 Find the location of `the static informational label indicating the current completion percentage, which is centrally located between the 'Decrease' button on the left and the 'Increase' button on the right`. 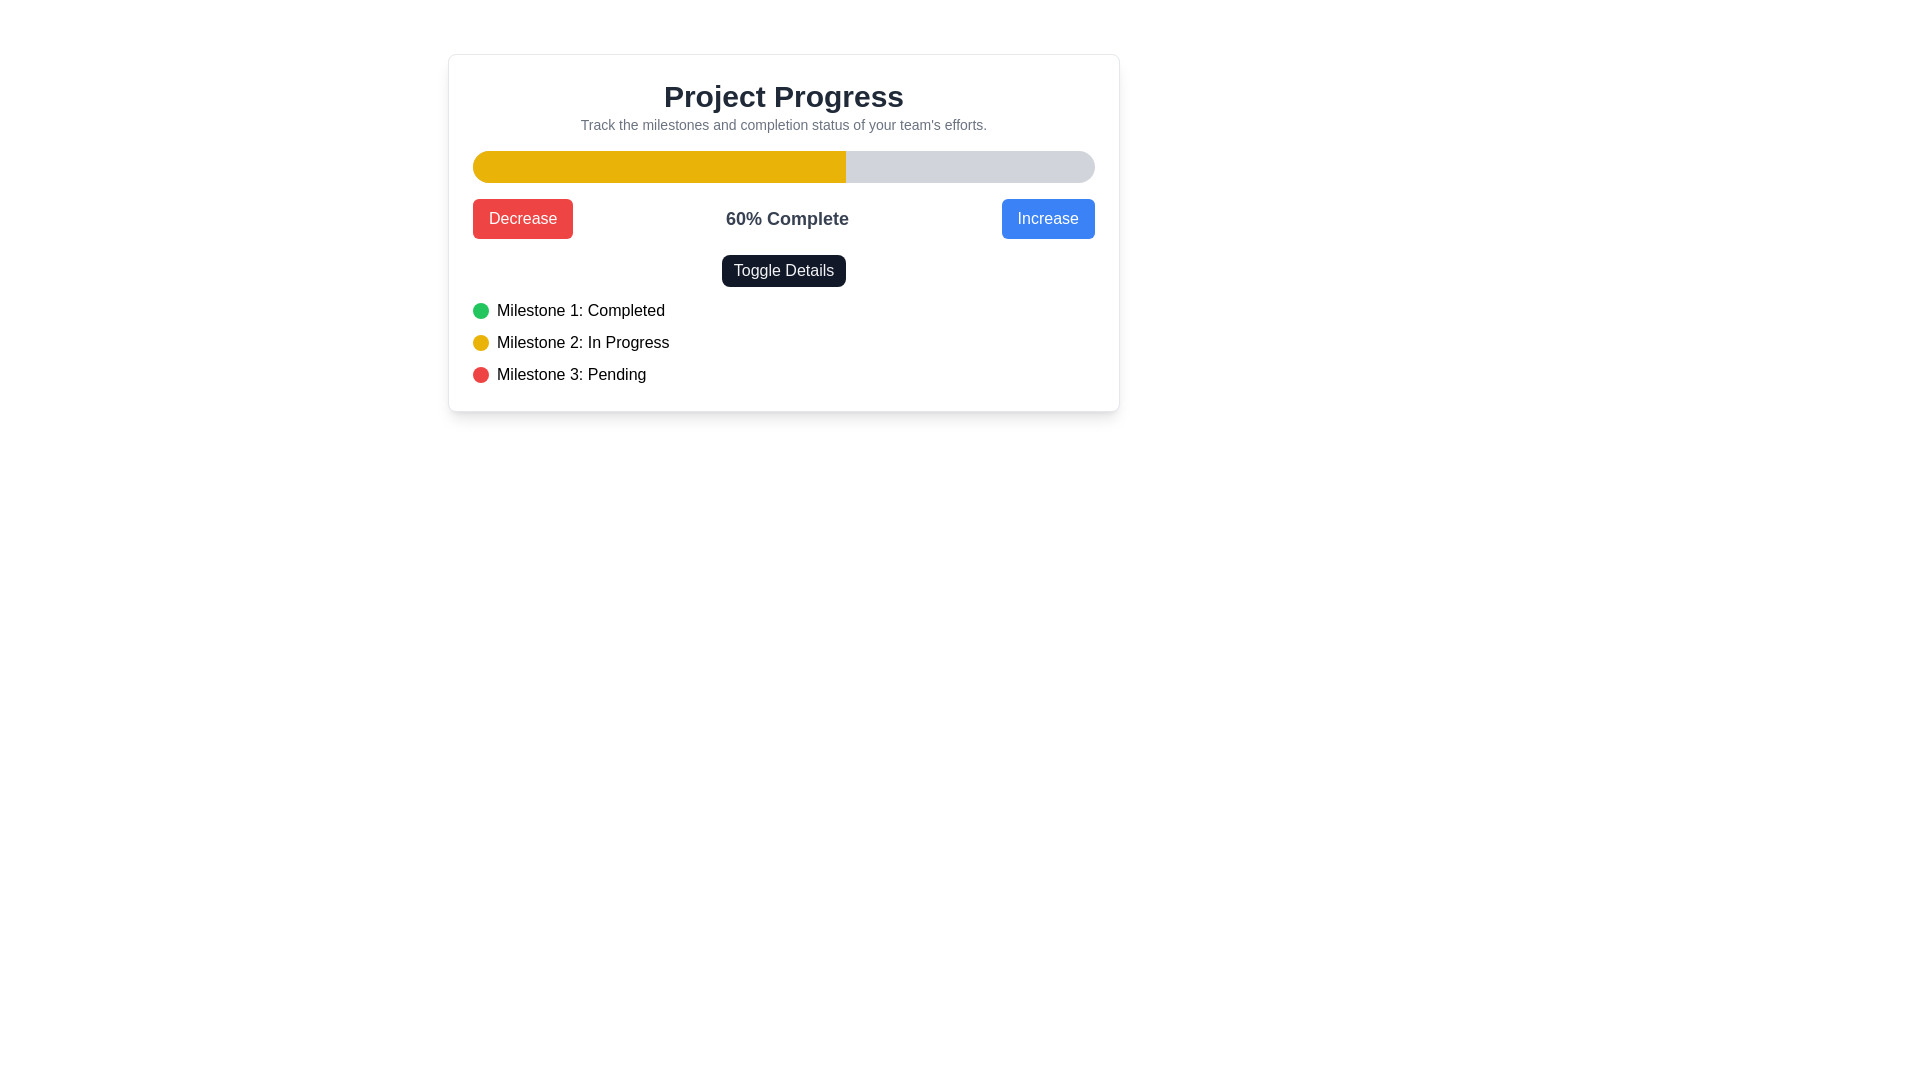

the static informational label indicating the current completion percentage, which is centrally located between the 'Decrease' button on the left and the 'Increase' button on the right is located at coordinates (786, 219).